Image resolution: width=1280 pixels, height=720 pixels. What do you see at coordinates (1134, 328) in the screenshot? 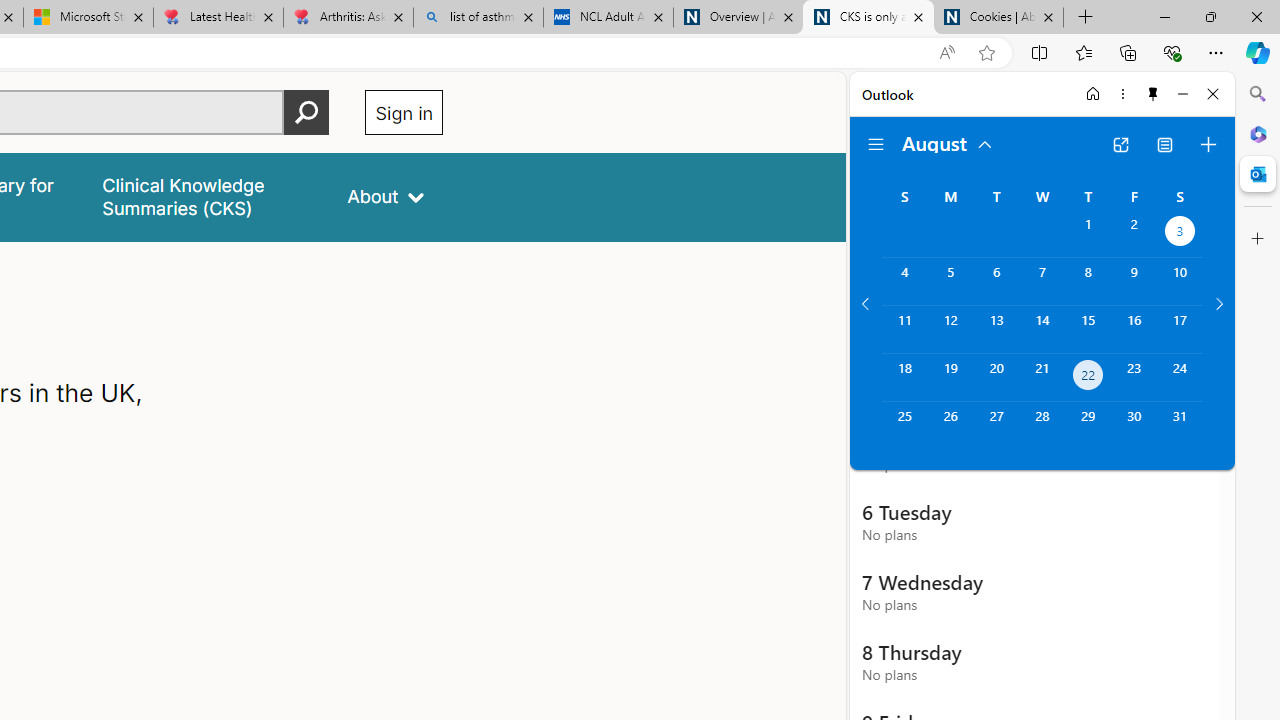
I see `'Friday, August 16, 2024. '` at bounding box center [1134, 328].